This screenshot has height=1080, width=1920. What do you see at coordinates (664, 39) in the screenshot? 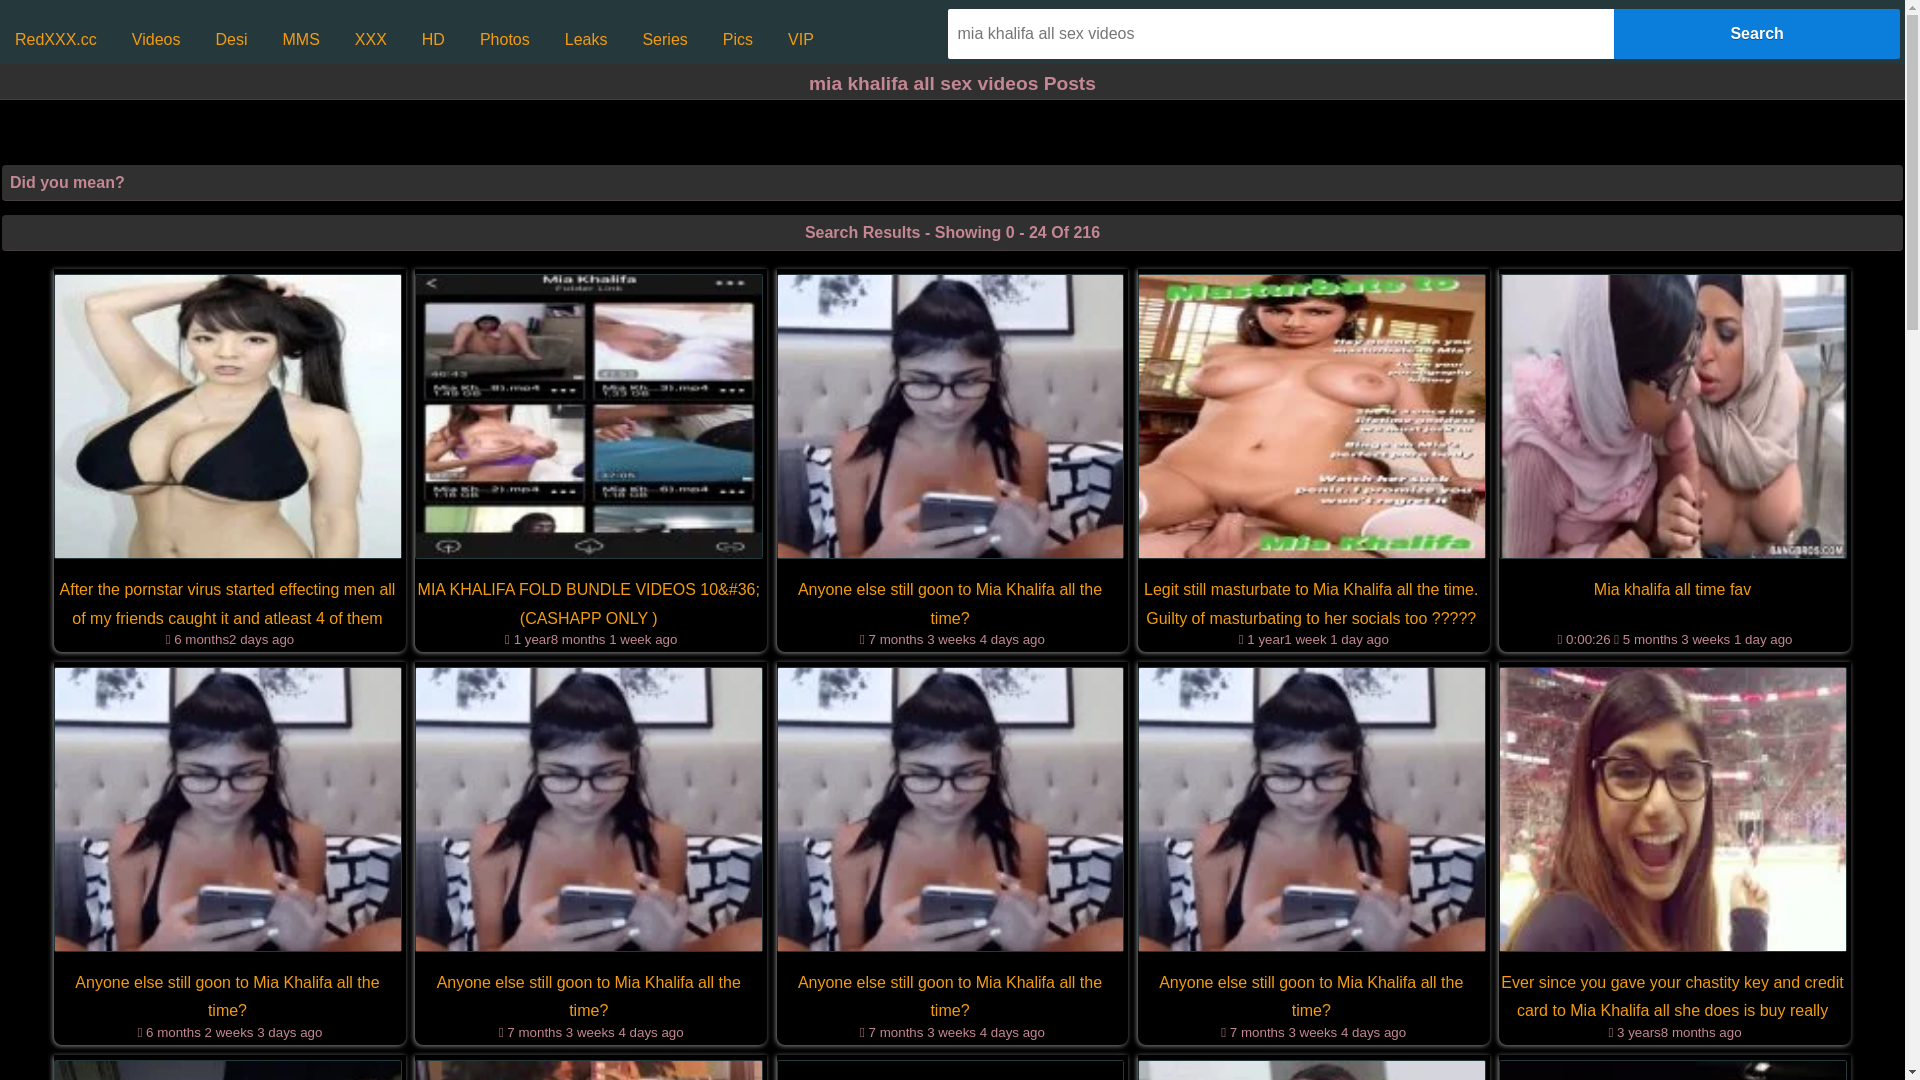
I see `'Series'` at bounding box center [664, 39].